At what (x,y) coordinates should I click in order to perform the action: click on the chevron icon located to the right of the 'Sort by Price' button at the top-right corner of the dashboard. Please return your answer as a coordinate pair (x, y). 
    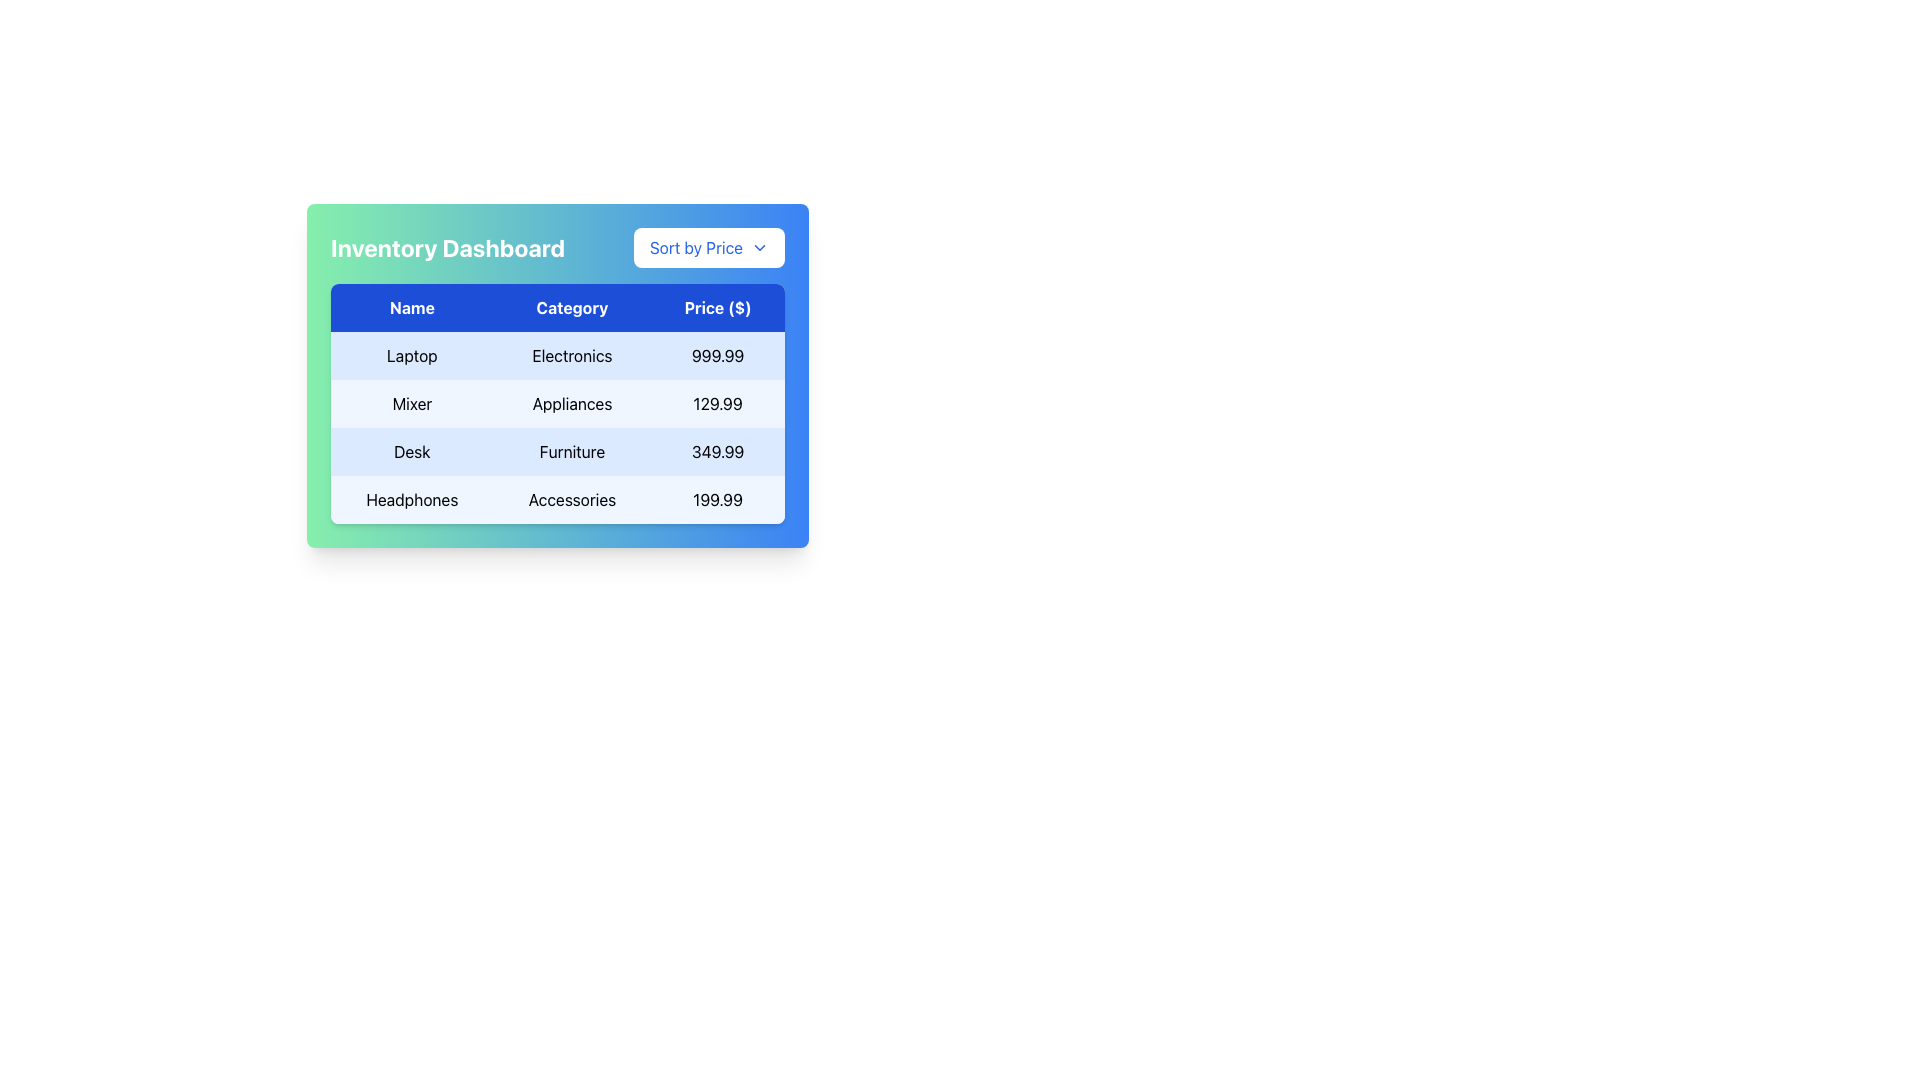
    Looking at the image, I should click on (758, 246).